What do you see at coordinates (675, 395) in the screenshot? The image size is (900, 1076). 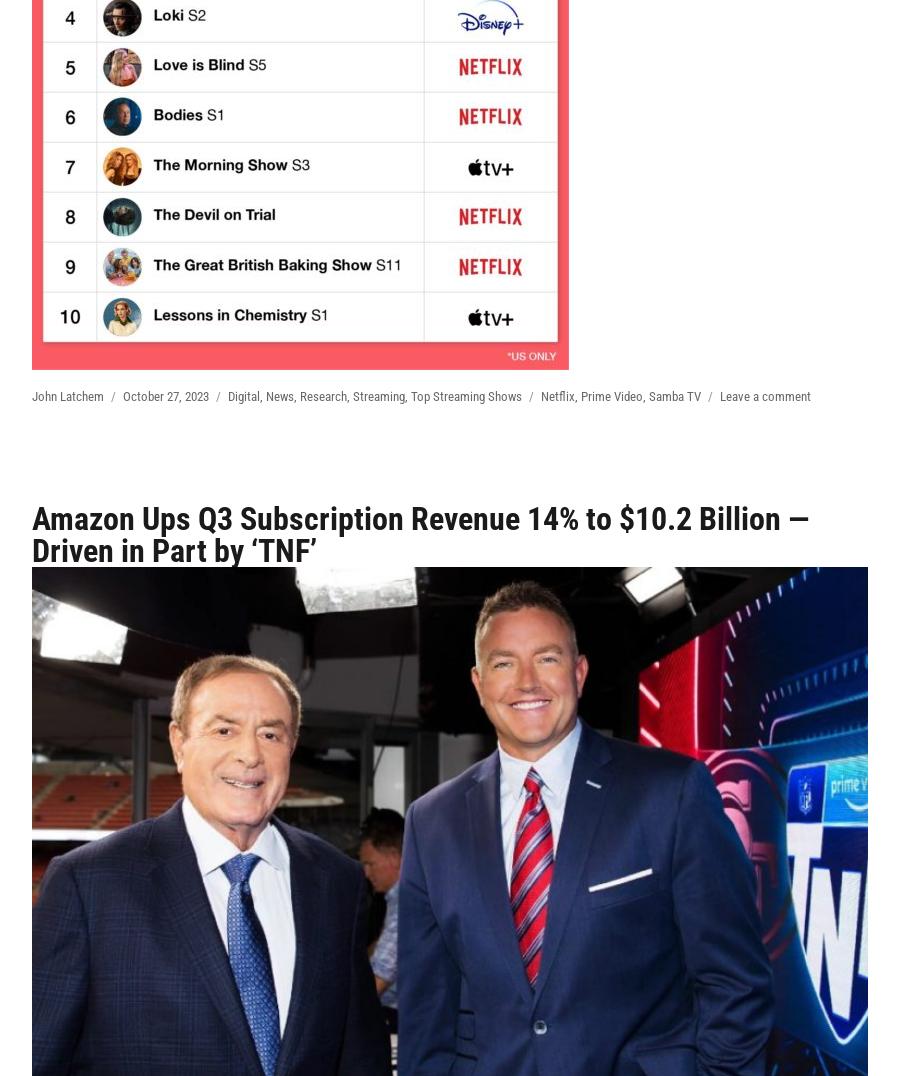 I see `'Samba TV'` at bounding box center [675, 395].